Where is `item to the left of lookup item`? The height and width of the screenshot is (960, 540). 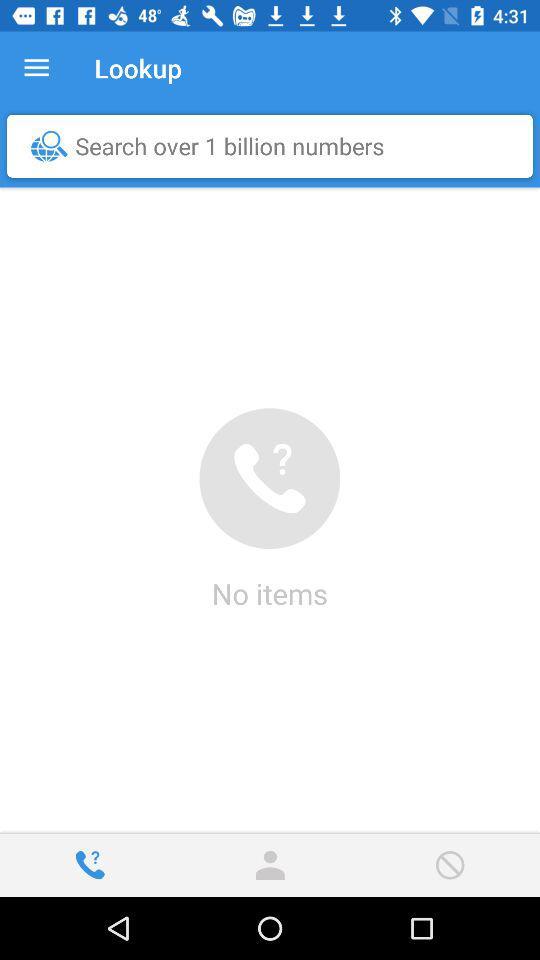
item to the left of lookup item is located at coordinates (36, 68).